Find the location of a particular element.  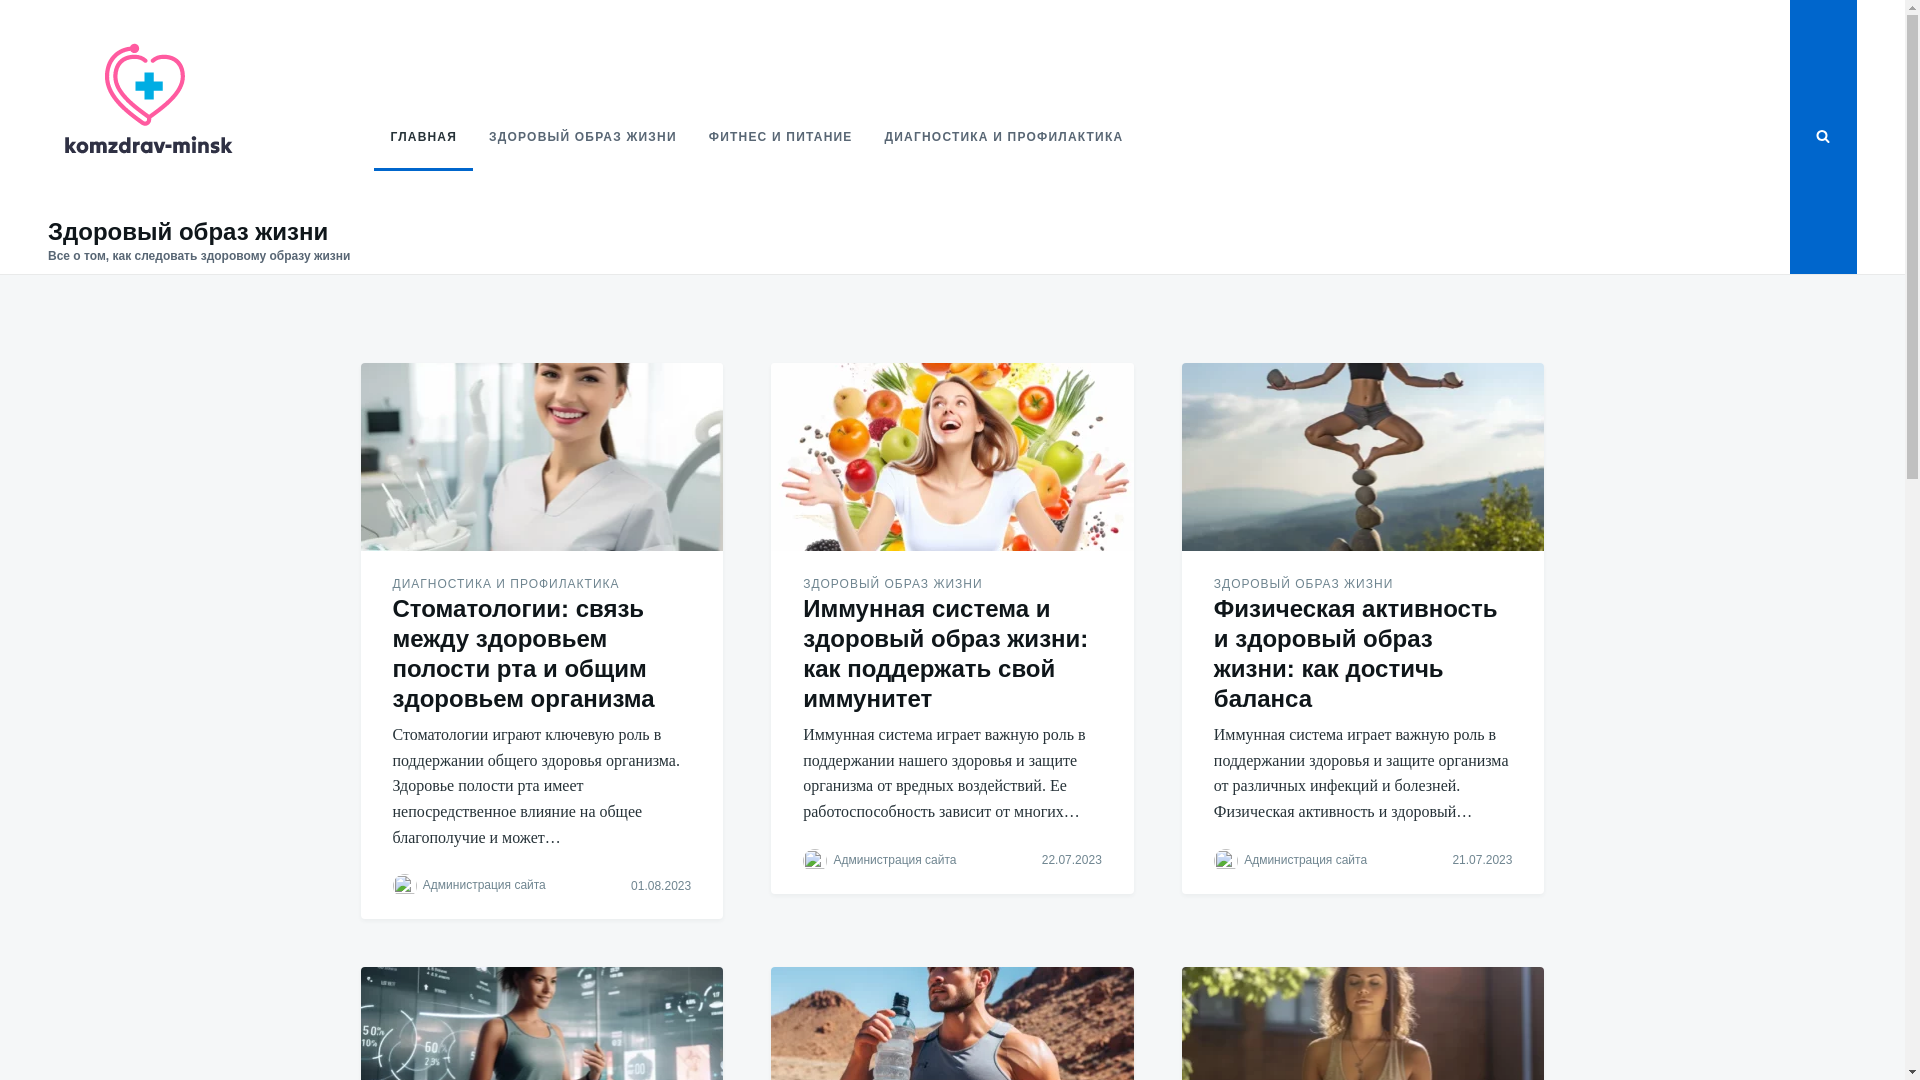

'21.07.2023' is located at coordinates (1482, 859).